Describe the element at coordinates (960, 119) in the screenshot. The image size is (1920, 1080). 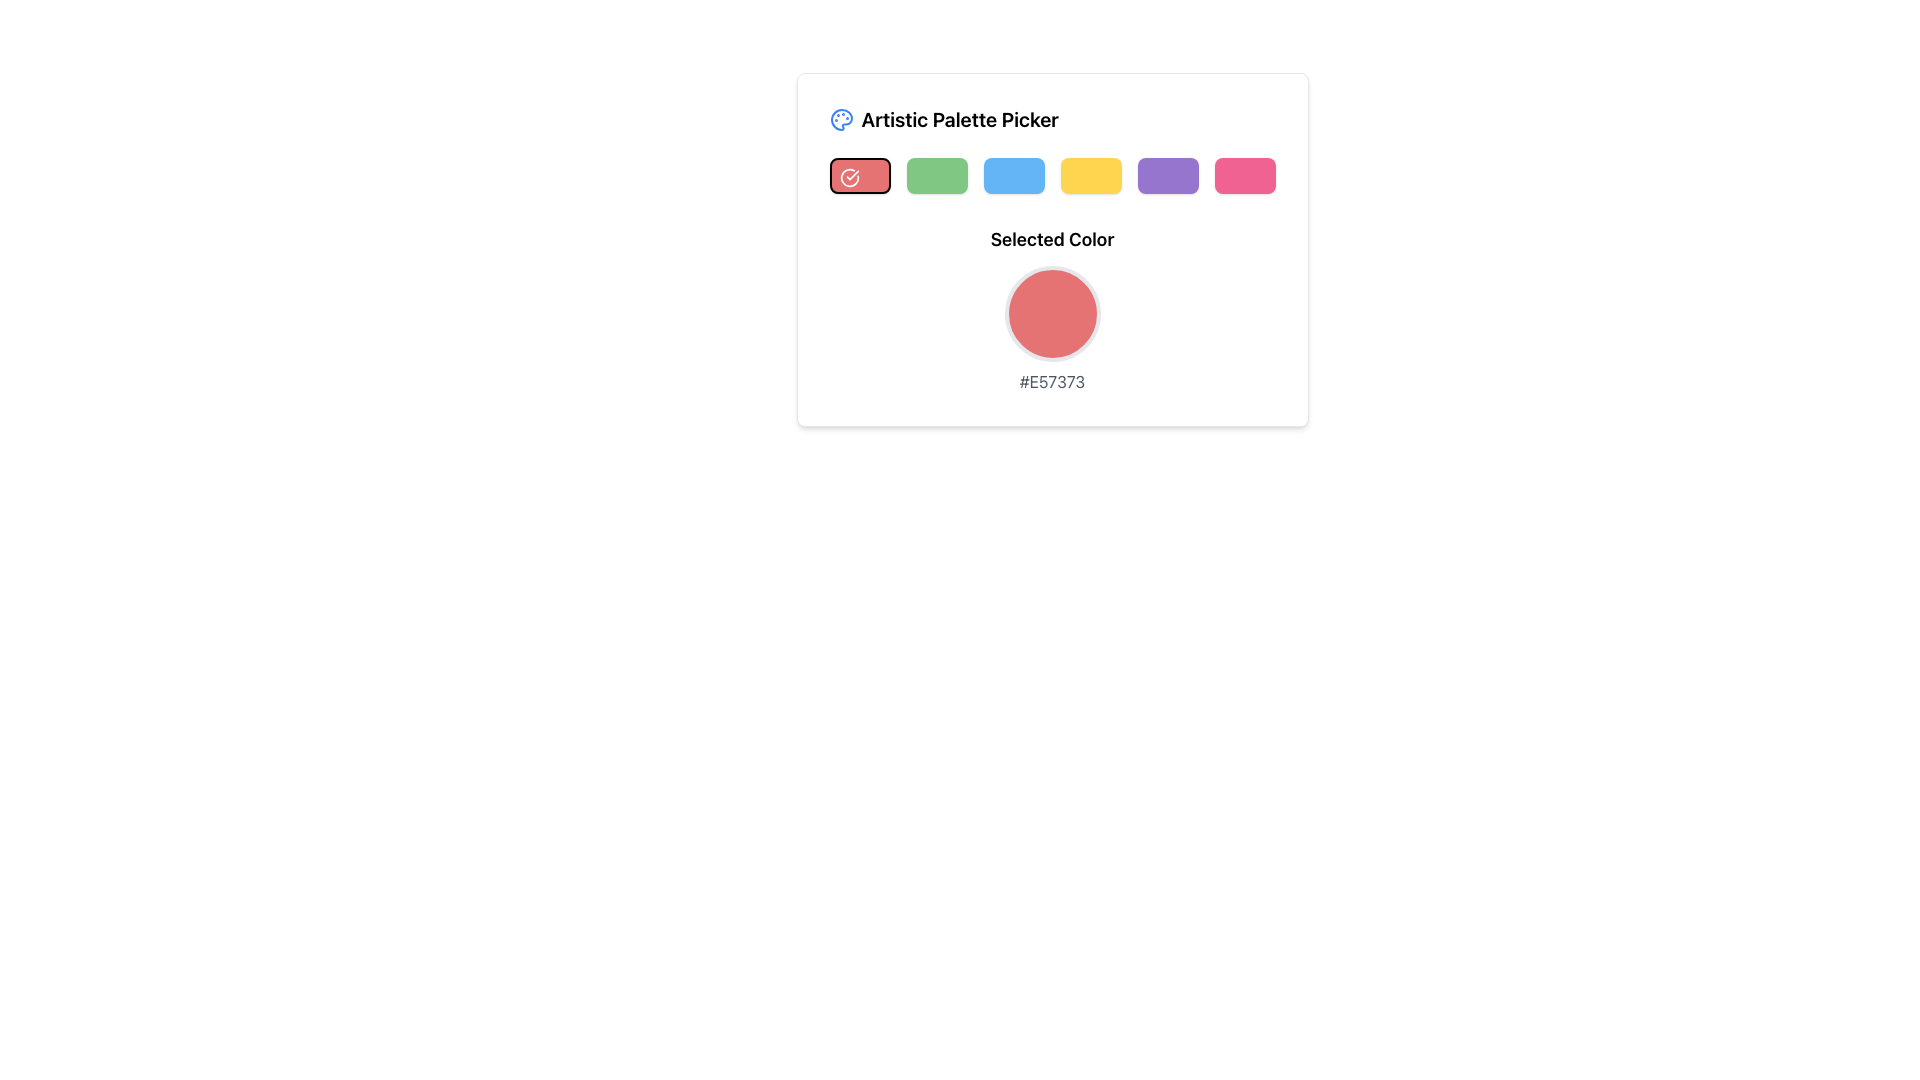
I see `the heading text 'Artistic Palette Picker' which is displayed prominently in bold and large font at the top of the interface` at that location.